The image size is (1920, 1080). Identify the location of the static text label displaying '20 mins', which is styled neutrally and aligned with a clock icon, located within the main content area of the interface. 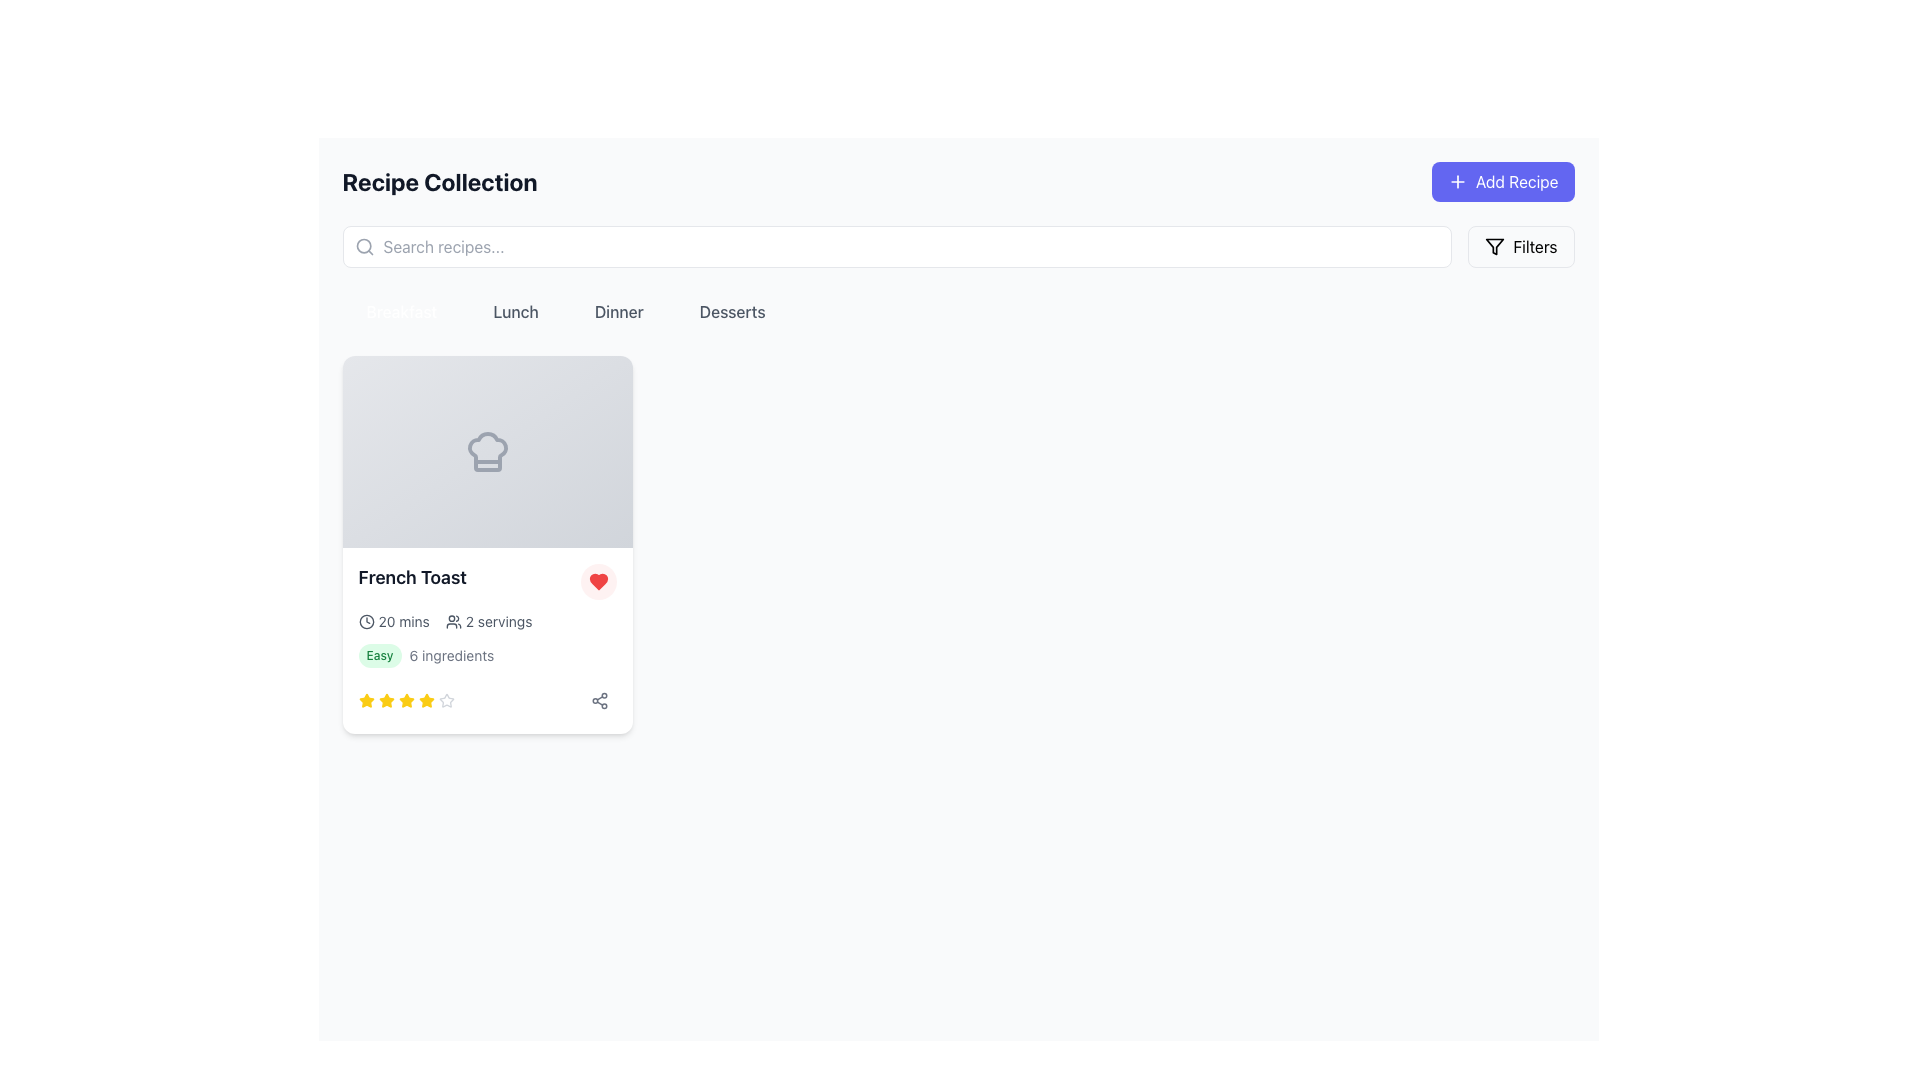
(403, 620).